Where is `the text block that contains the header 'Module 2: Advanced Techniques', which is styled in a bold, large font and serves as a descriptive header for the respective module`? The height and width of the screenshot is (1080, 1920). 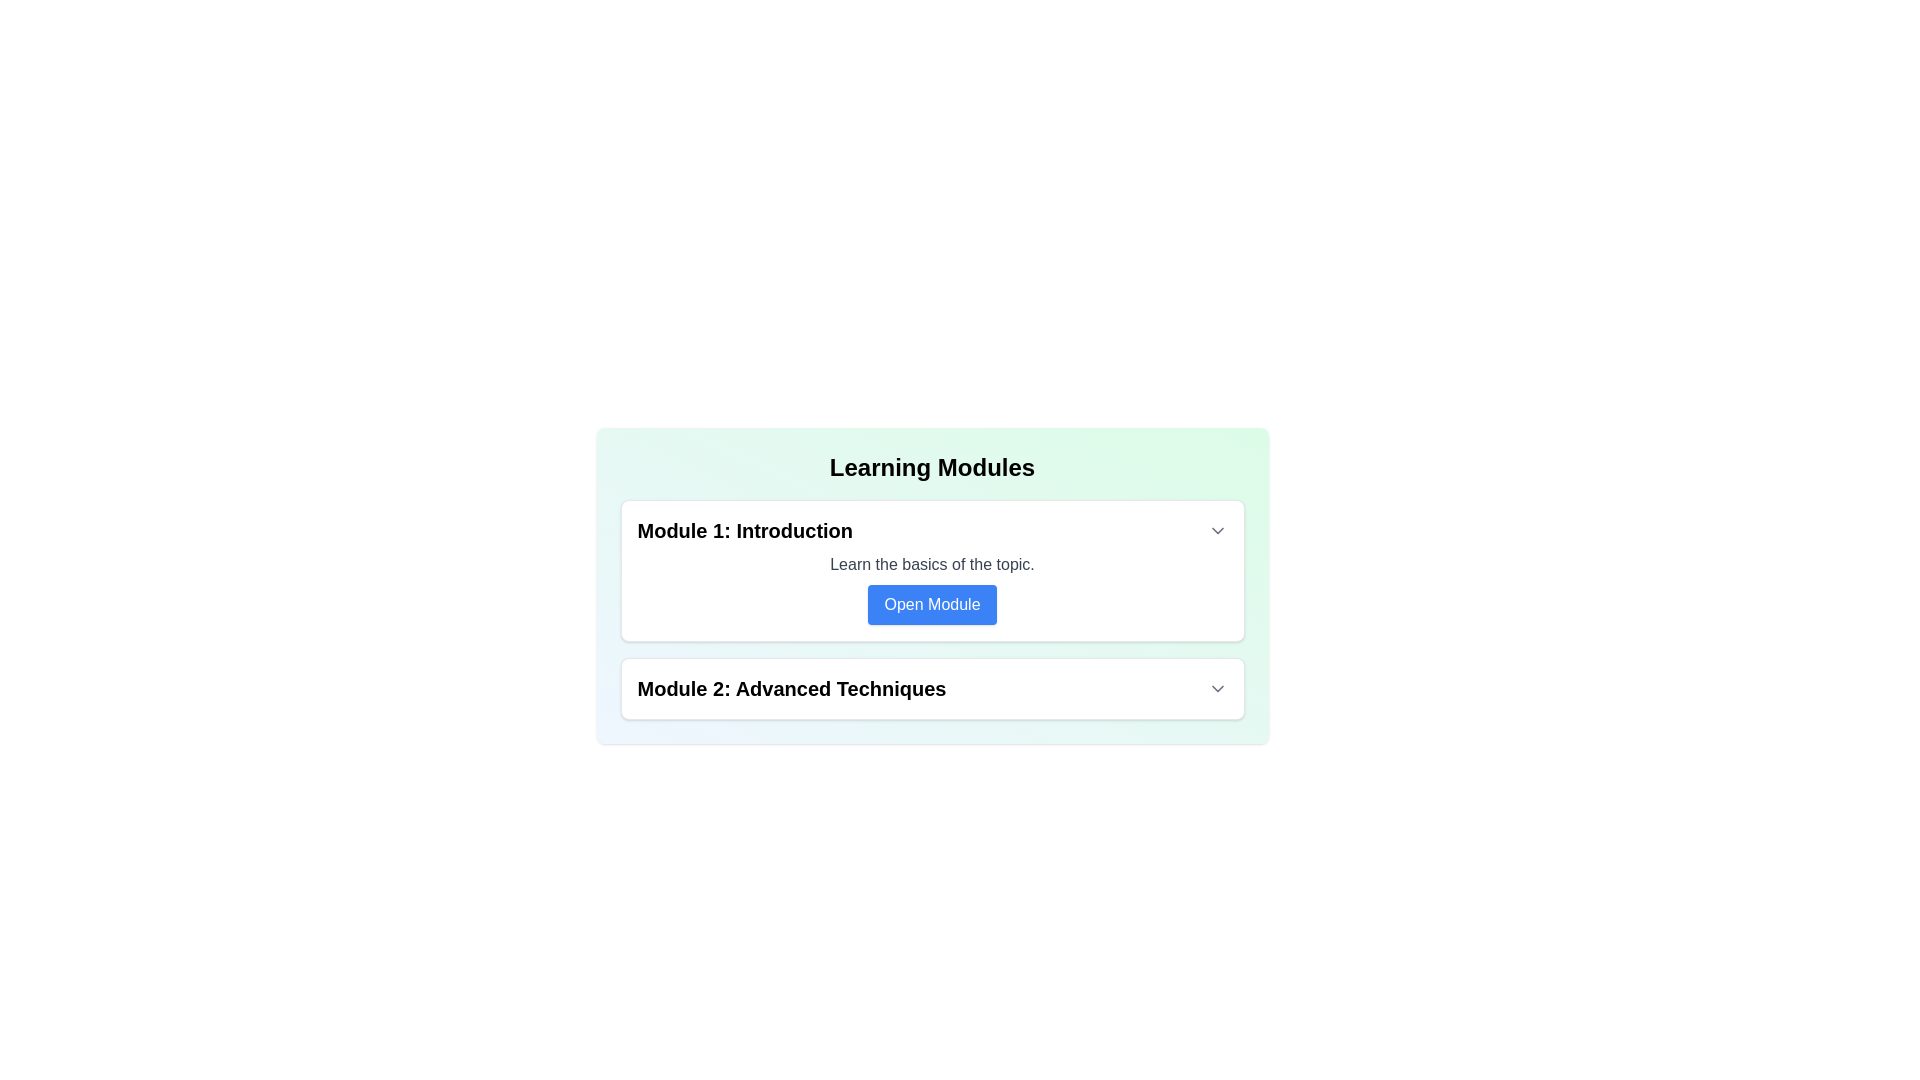 the text block that contains the header 'Module 2: Advanced Techniques', which is styled in a bold, large font and serves as a descriptive header for the respective module is located at coordinates (791, 688).